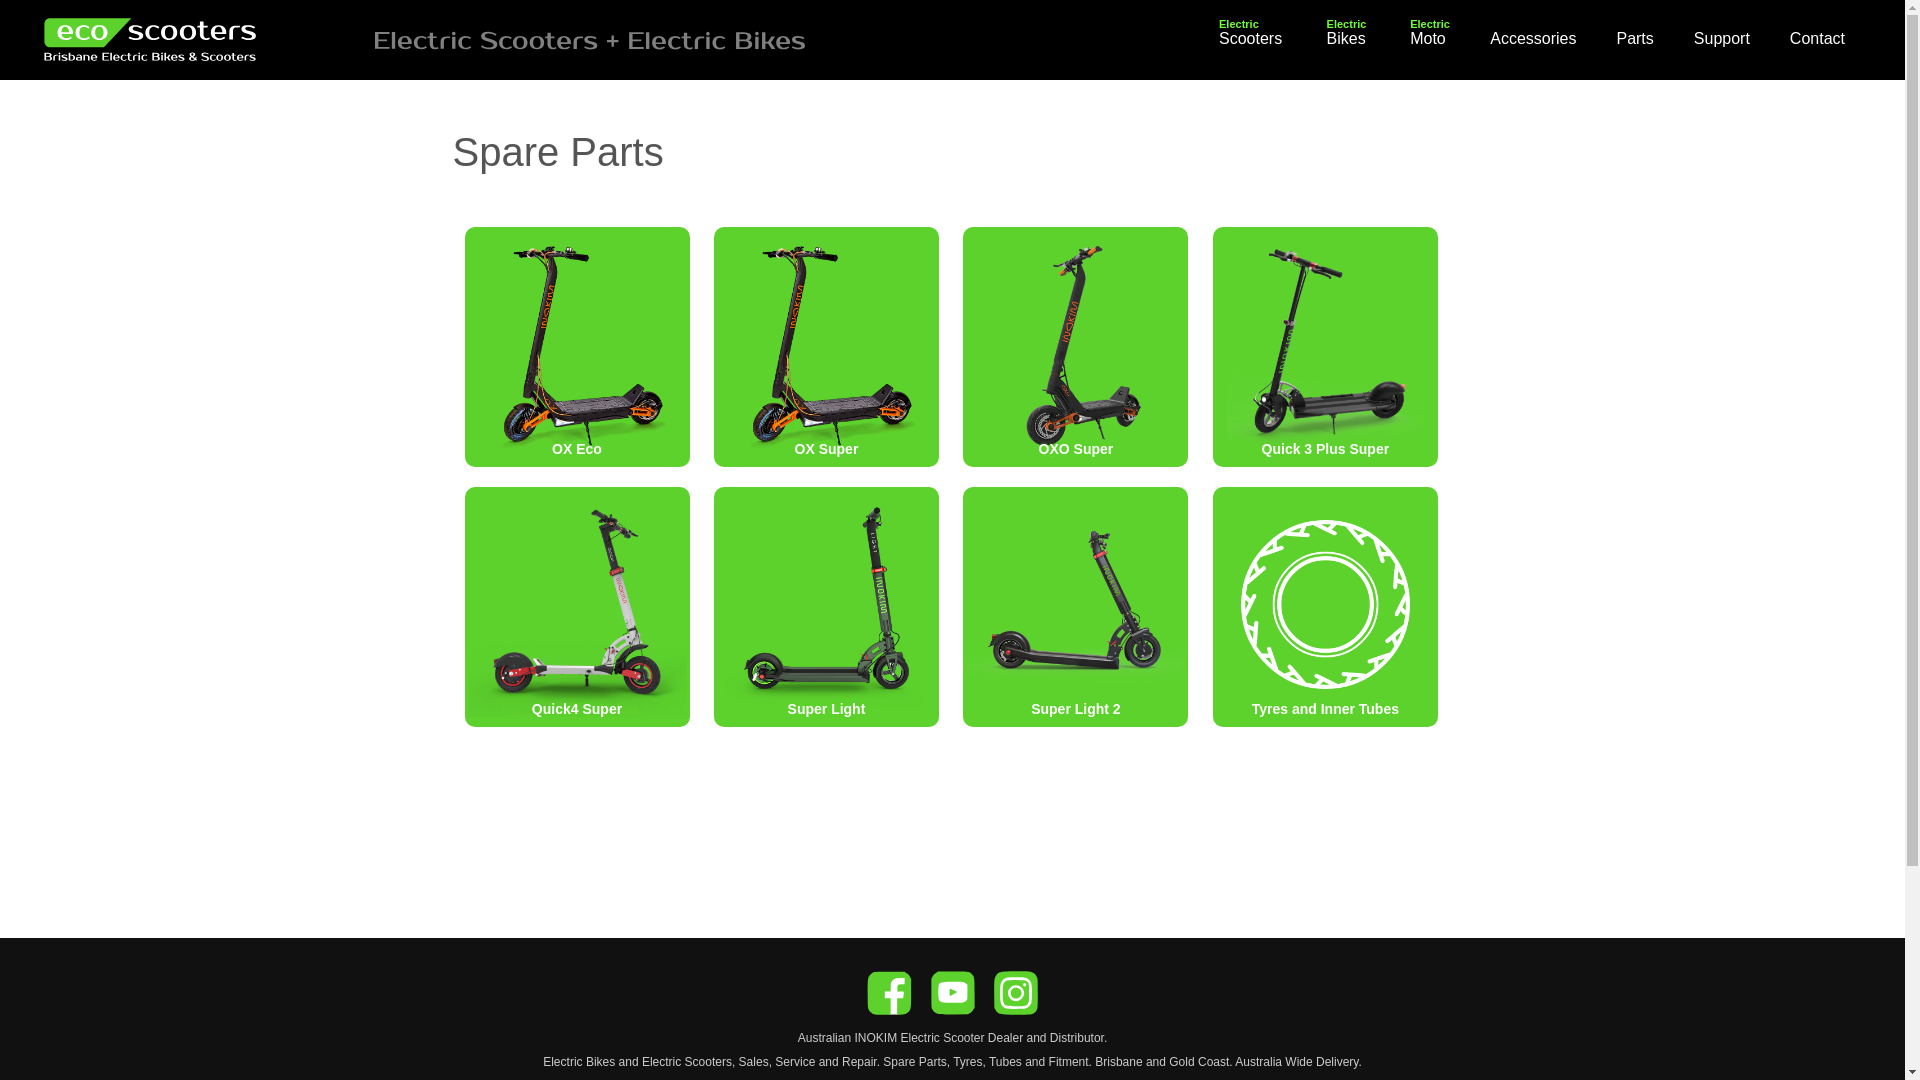 Image resolution: width=1920 pixels, height=1080 pixels. Describe the element at coordinates (1249, 38) in the screenshot. I see `'Electric` at that location.